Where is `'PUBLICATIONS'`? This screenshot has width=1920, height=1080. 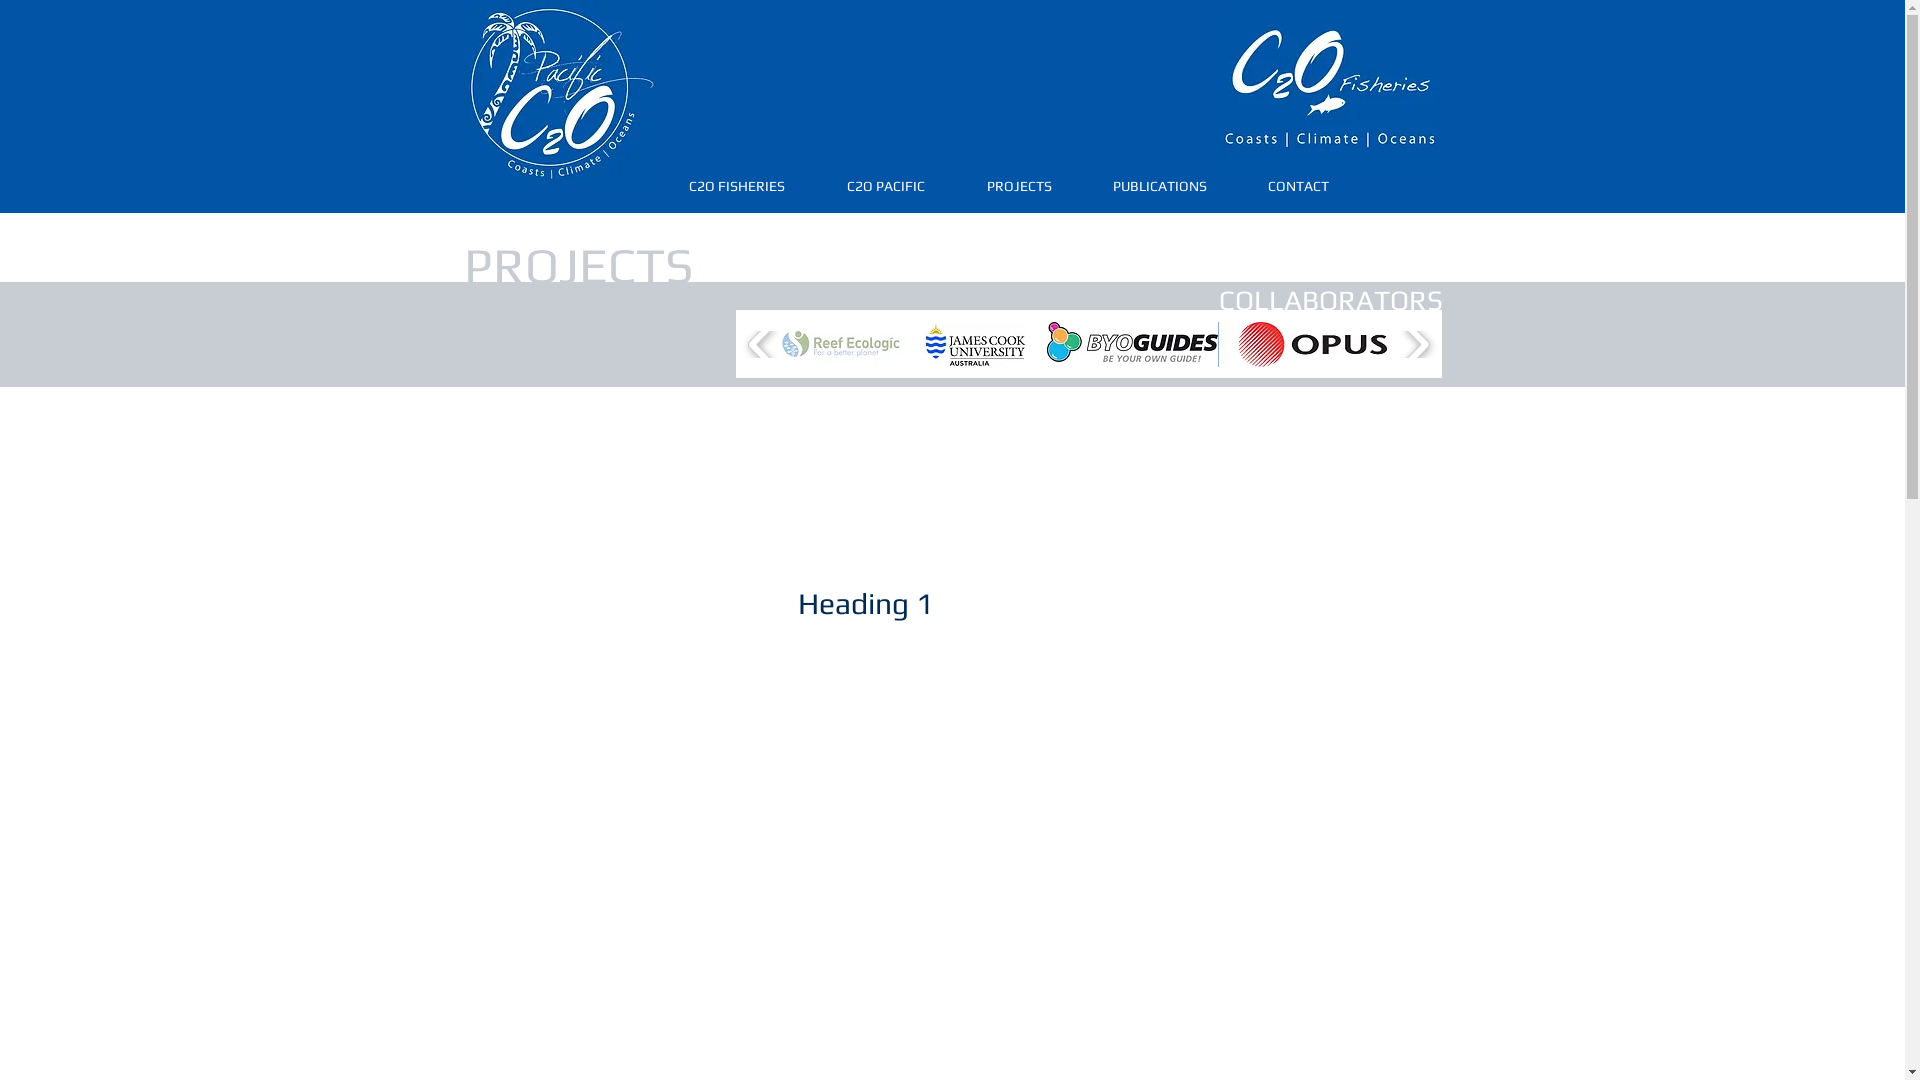
'PUBLICATIONS' is located at coordinates (1159, 185).